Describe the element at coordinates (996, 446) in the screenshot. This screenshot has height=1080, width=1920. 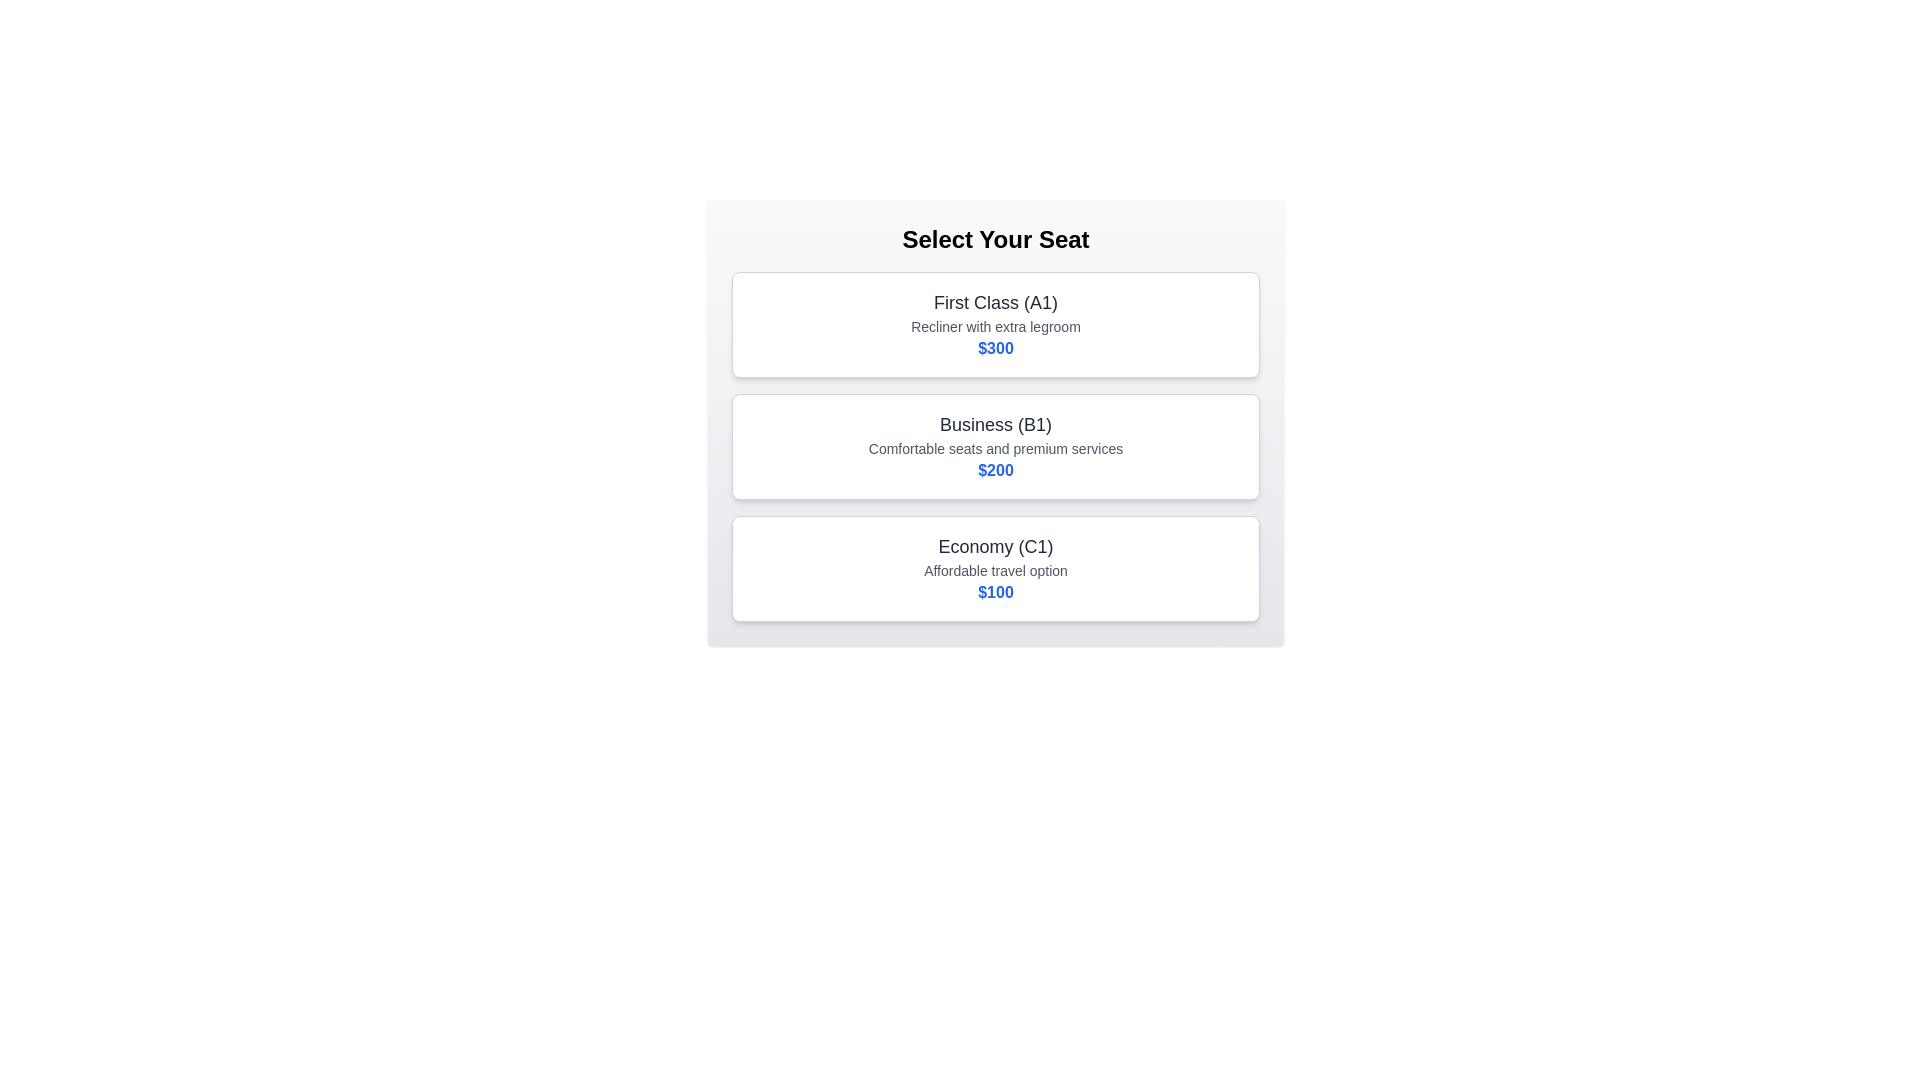
I see `the vertically stacked list of selection options that includes 'First Class (A1)', 'Business (B1)', and 'Economy (C1)' with their descriptions and prices` at that location.